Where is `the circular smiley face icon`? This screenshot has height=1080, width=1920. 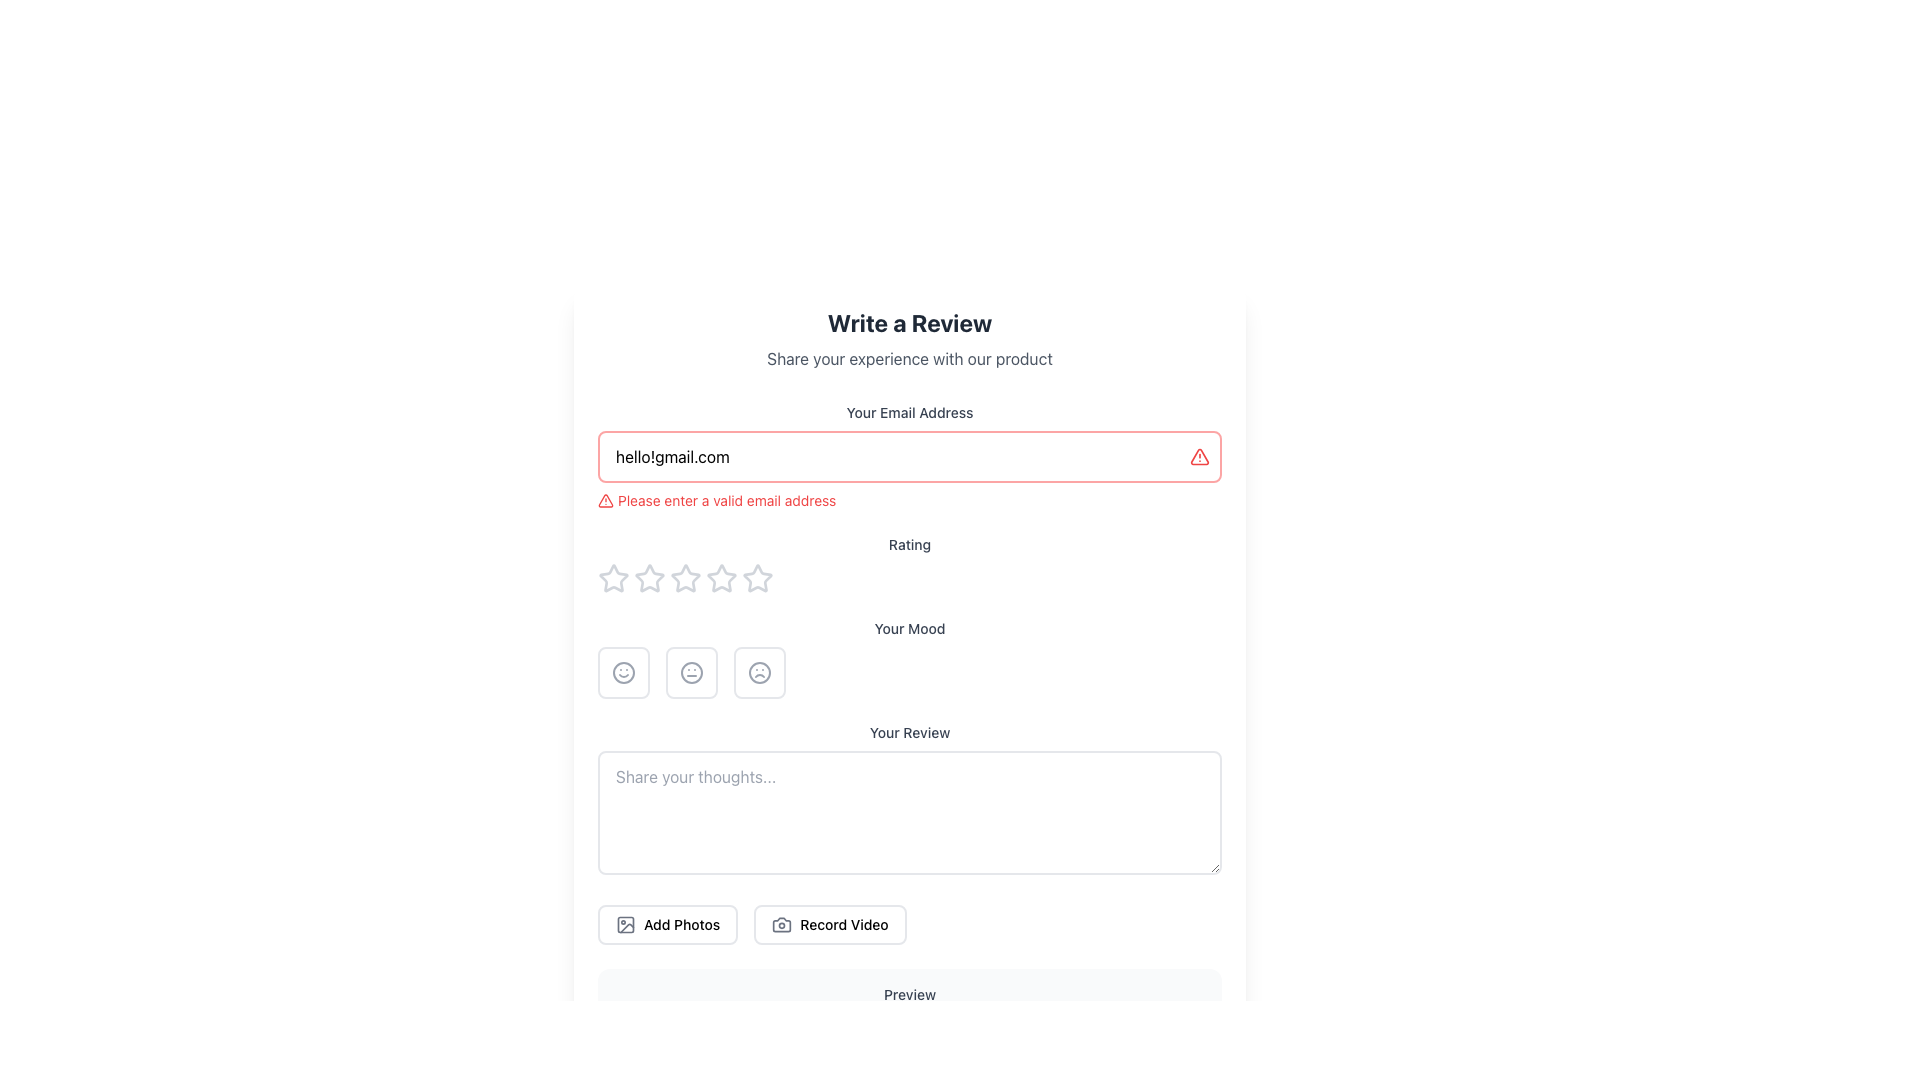
the circular smiley face icon is located at coordinates (623, 672).